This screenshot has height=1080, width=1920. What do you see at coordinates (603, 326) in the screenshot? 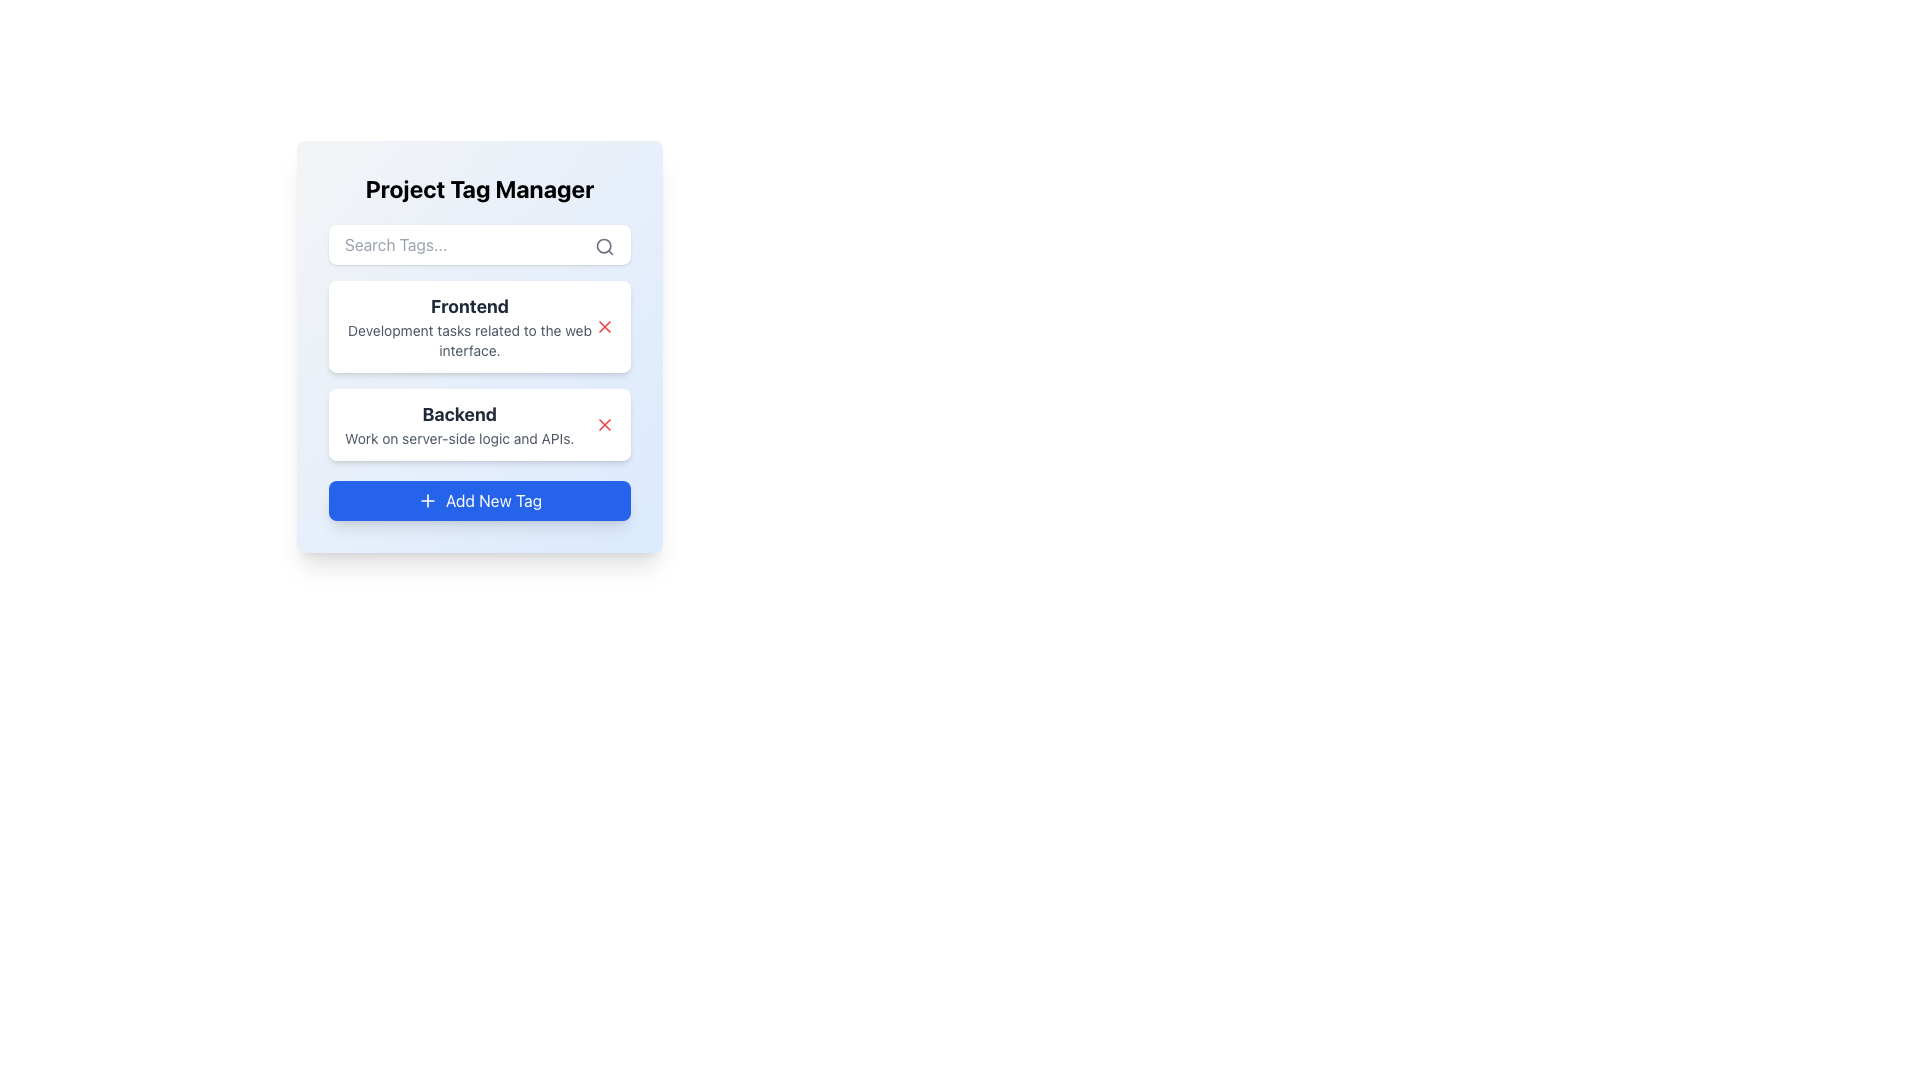
I see `attributes of the 'X' vector graphical line element within the SVG icon, which is used for deleting the second list item near the right side of the 'Backend' text` at bounding box center [603, 326].